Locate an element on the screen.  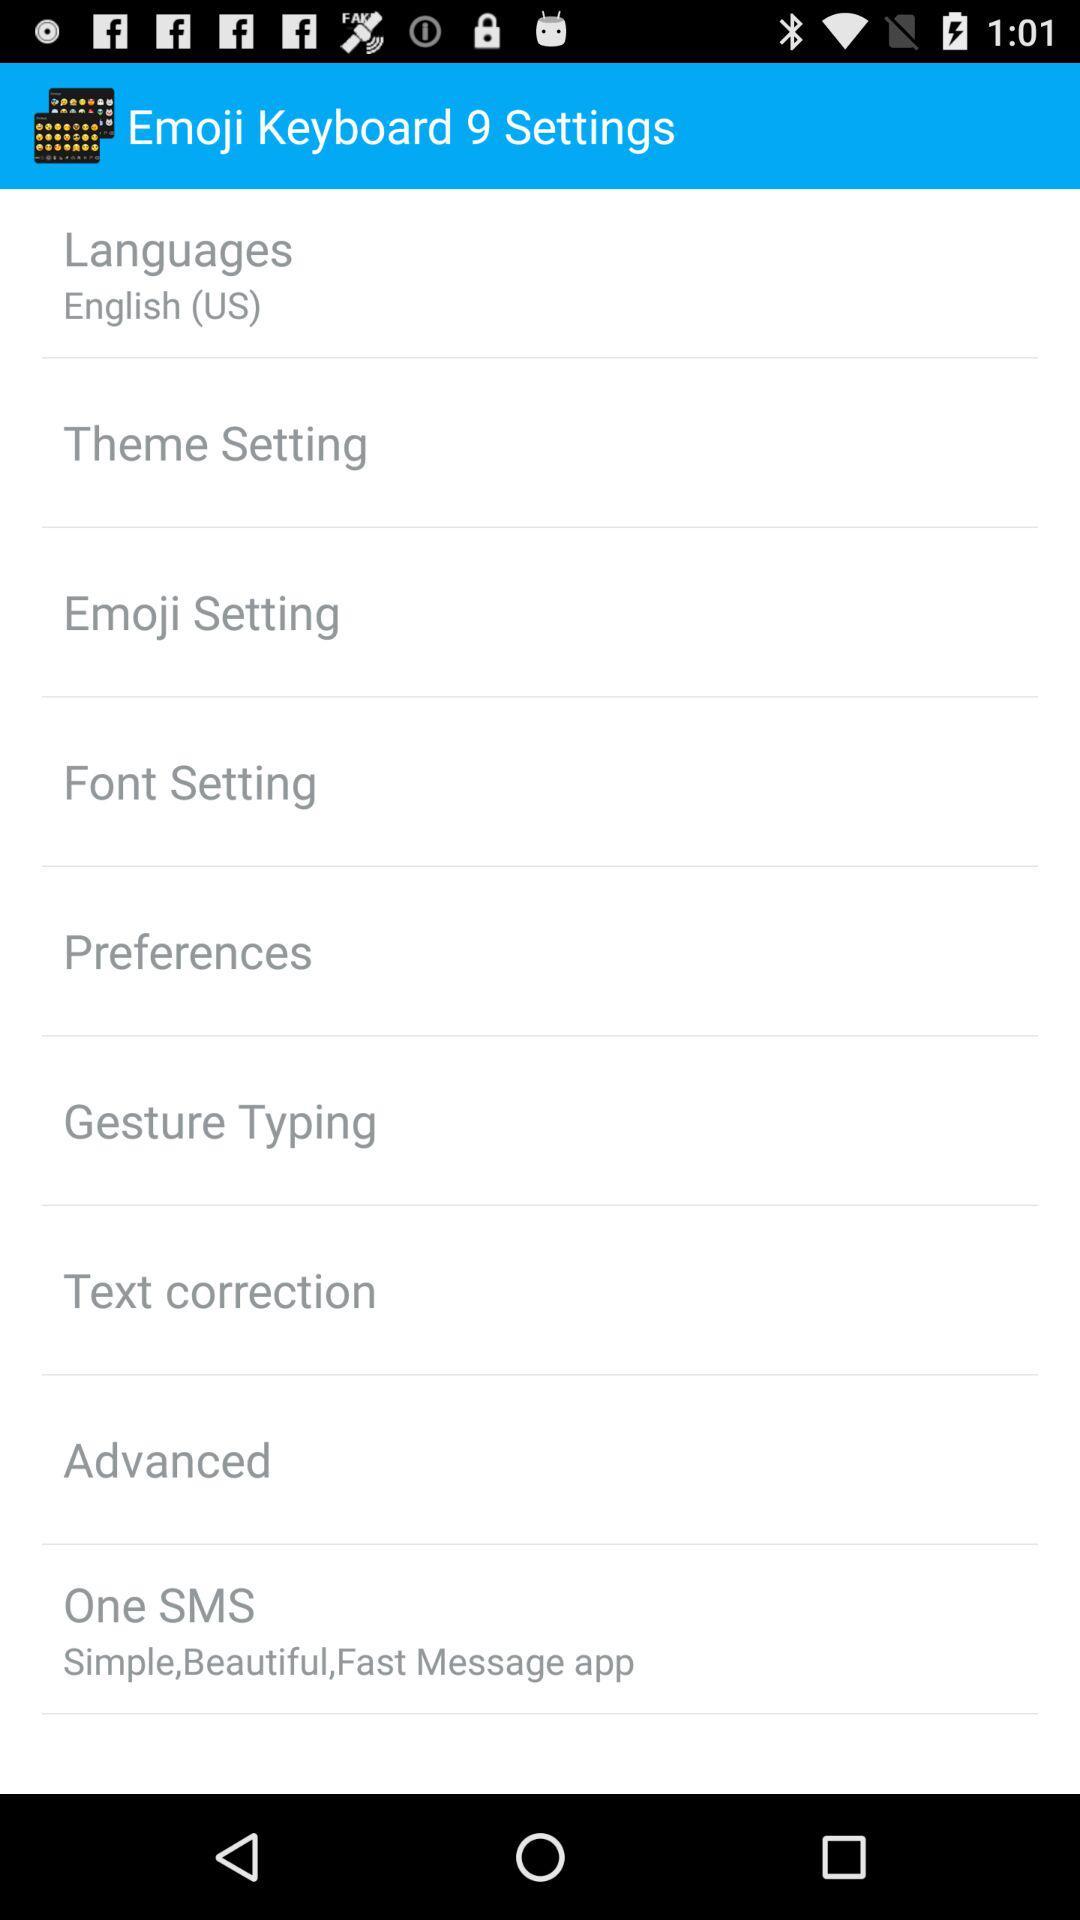
icon above preferences item is located at coordinates (190, 780).